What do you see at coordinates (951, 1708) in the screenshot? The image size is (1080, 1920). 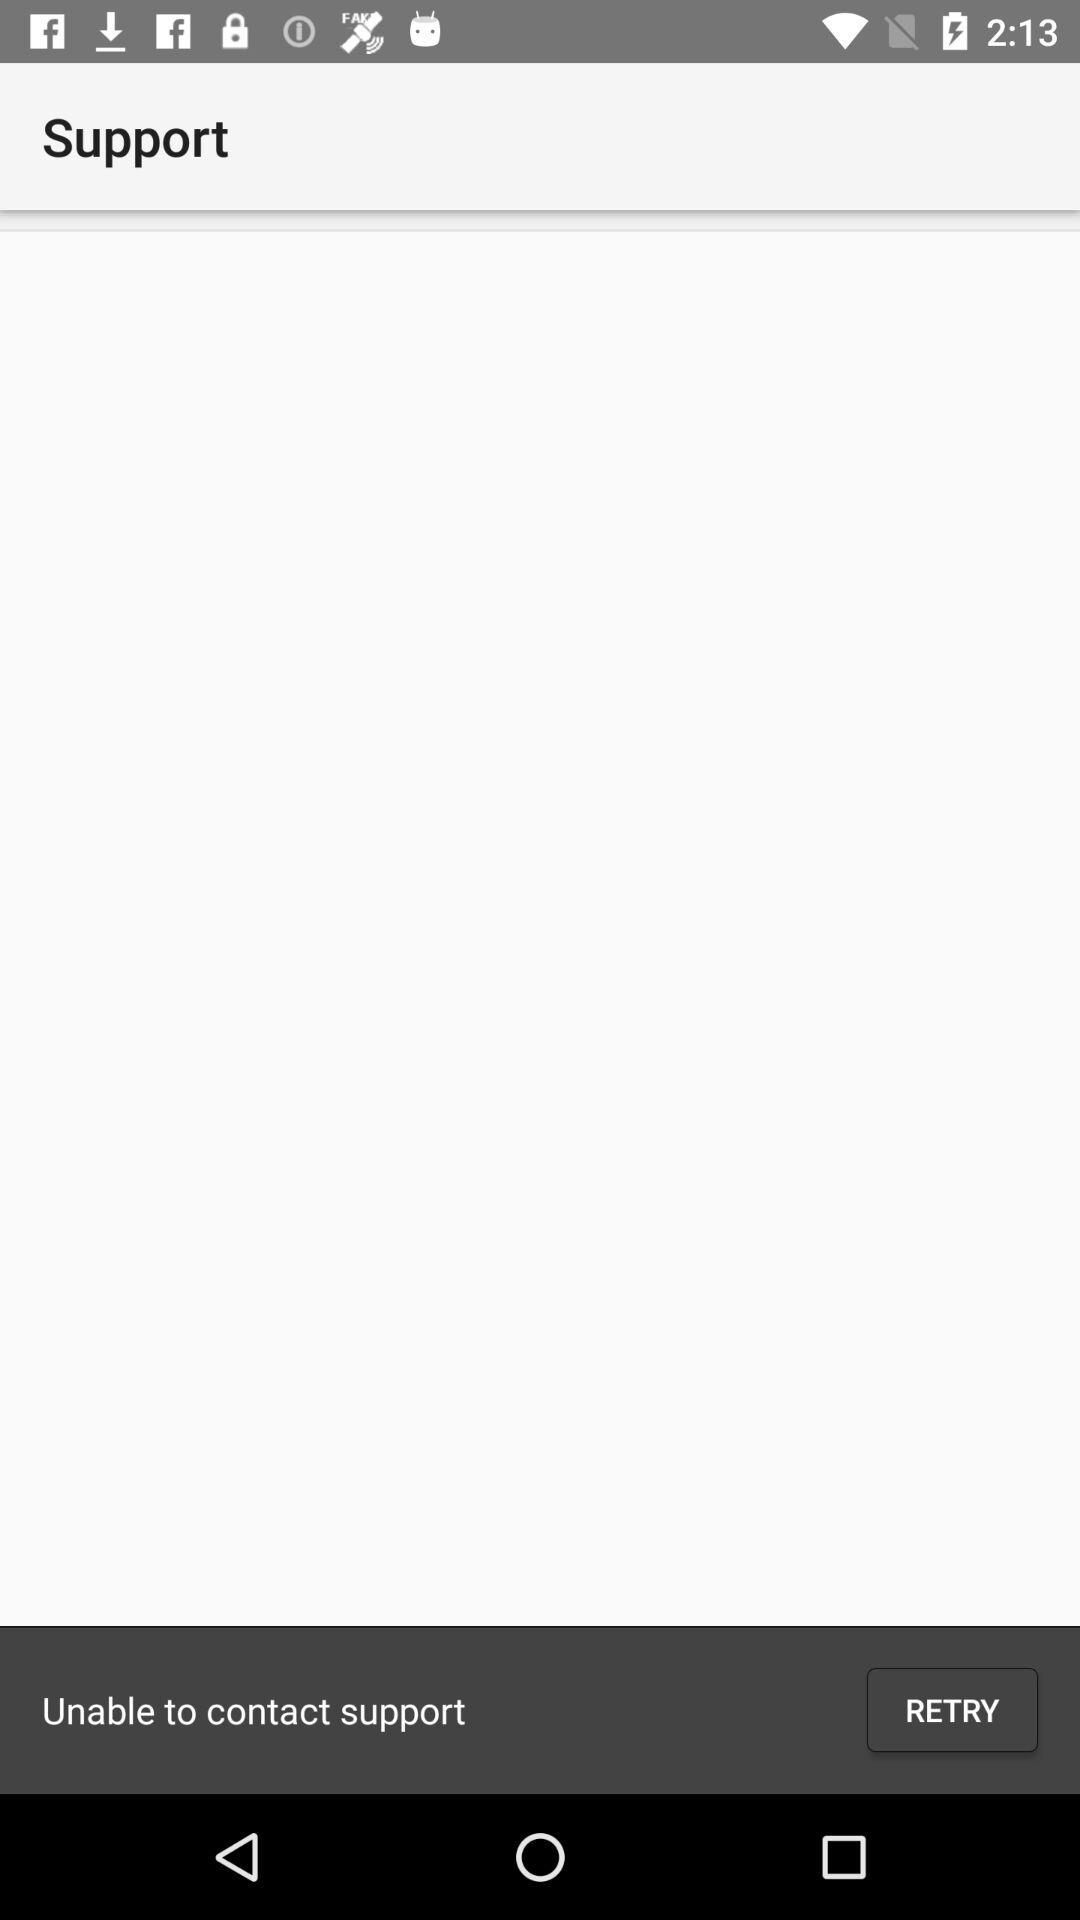 I see `icon next to unable to contact item` at bounding box center [951, 1708].